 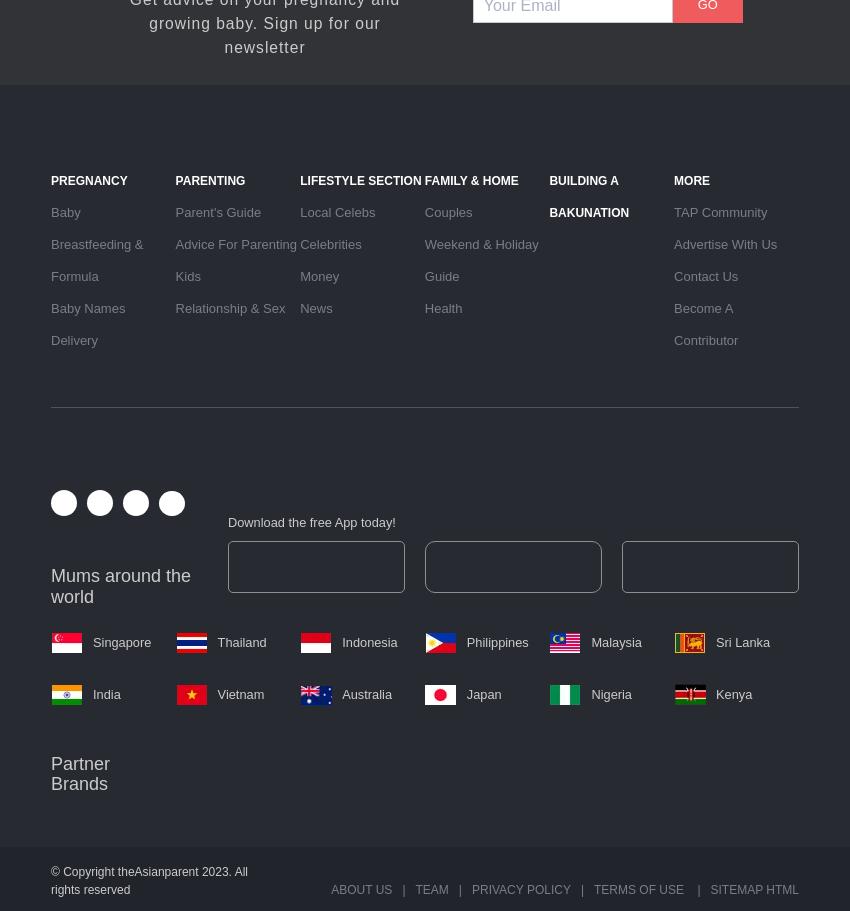 I want to click on 'Parenting', so click(x=174, y=179).